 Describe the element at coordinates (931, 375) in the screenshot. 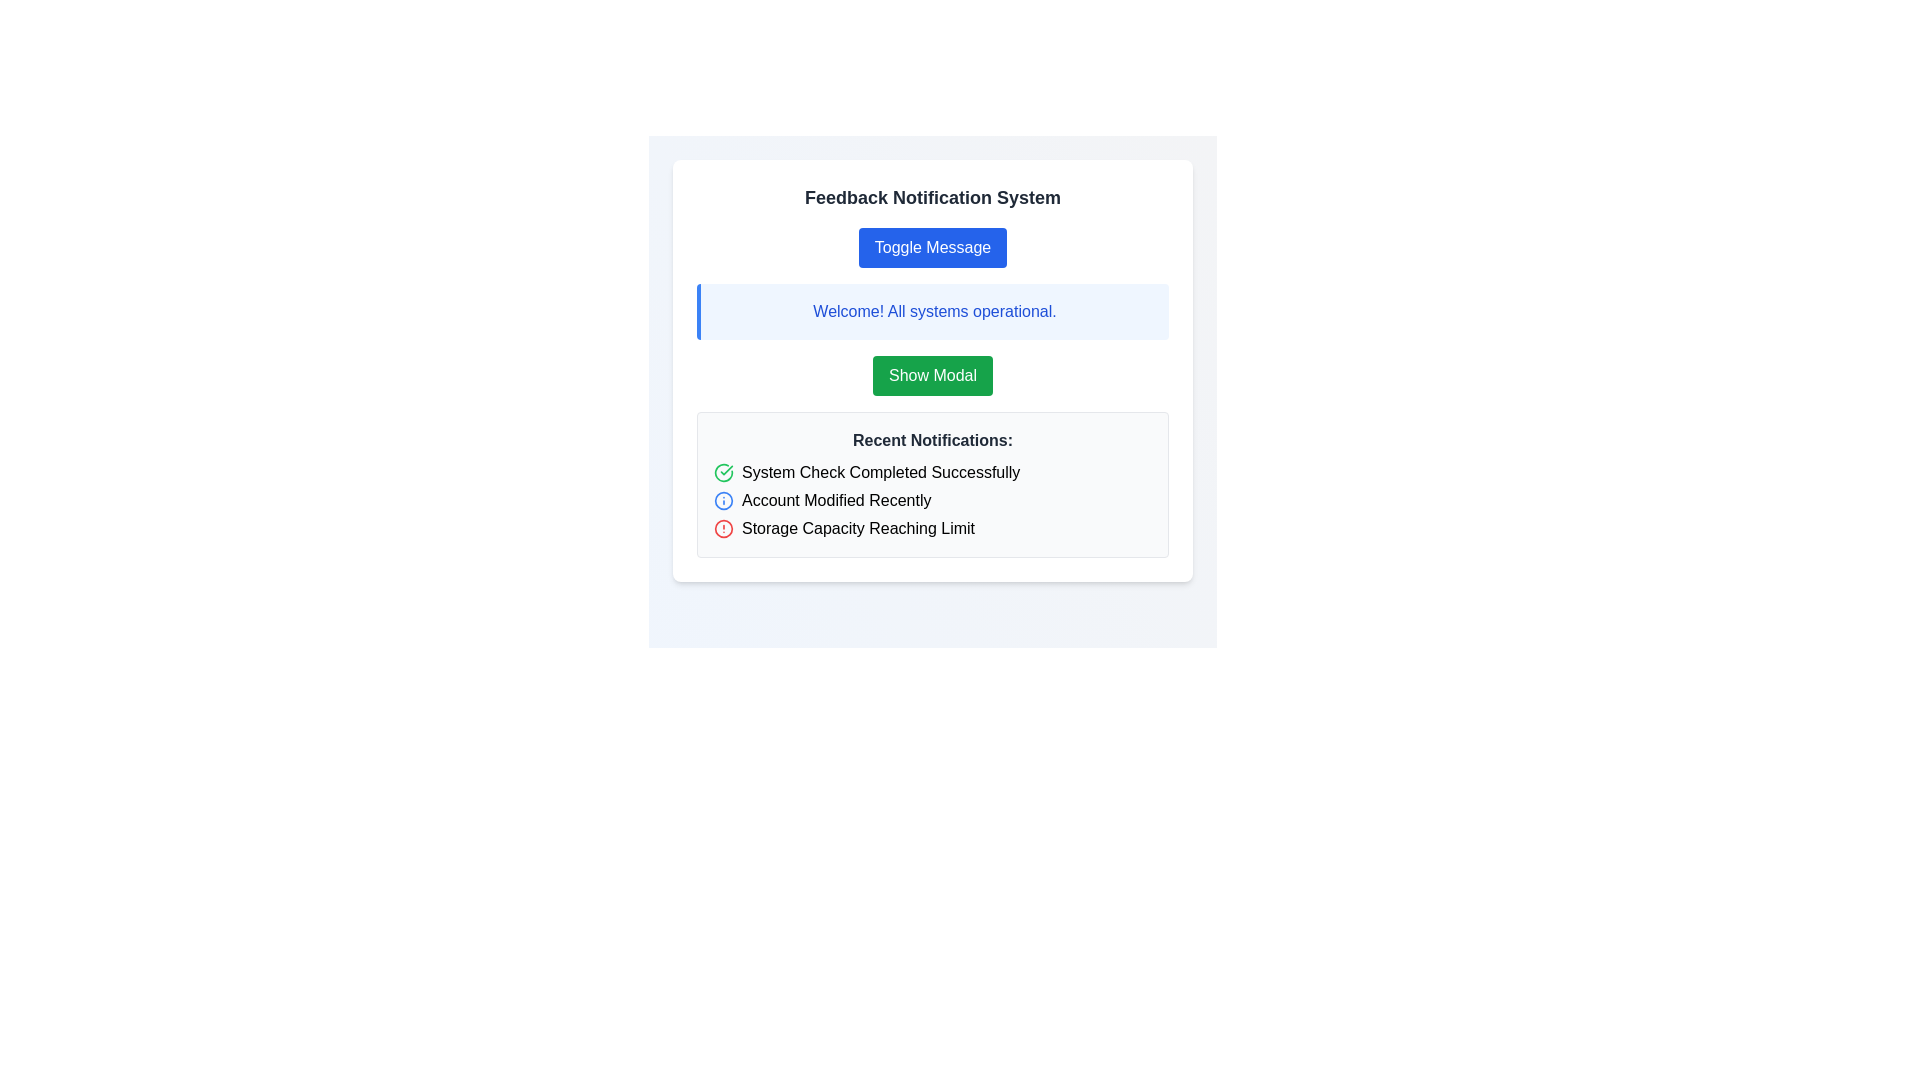

I see `the third button located beneath the 'Toggle Message' blue button` at that location.